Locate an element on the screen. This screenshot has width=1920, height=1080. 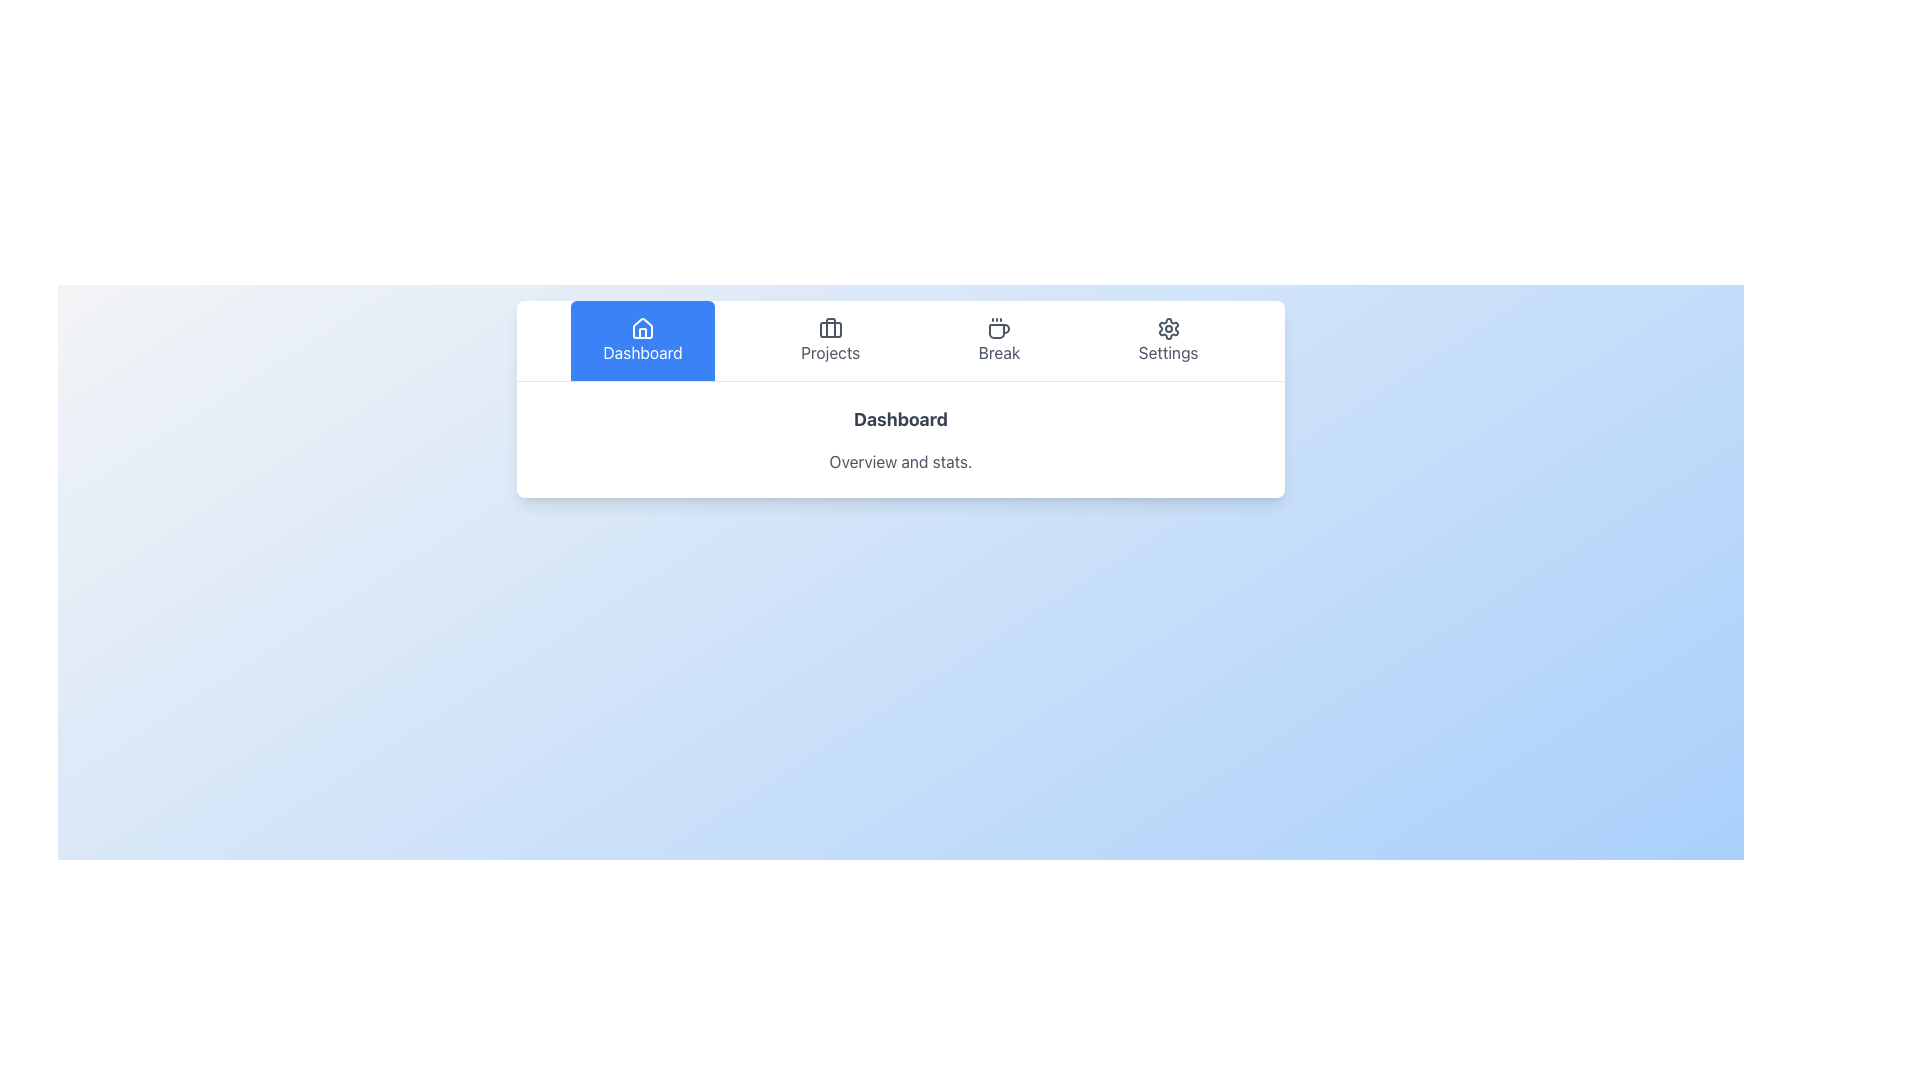
the 'Settings' icon button located in the navigation bar at the upper right corner is located at coordinates (1168, 327).